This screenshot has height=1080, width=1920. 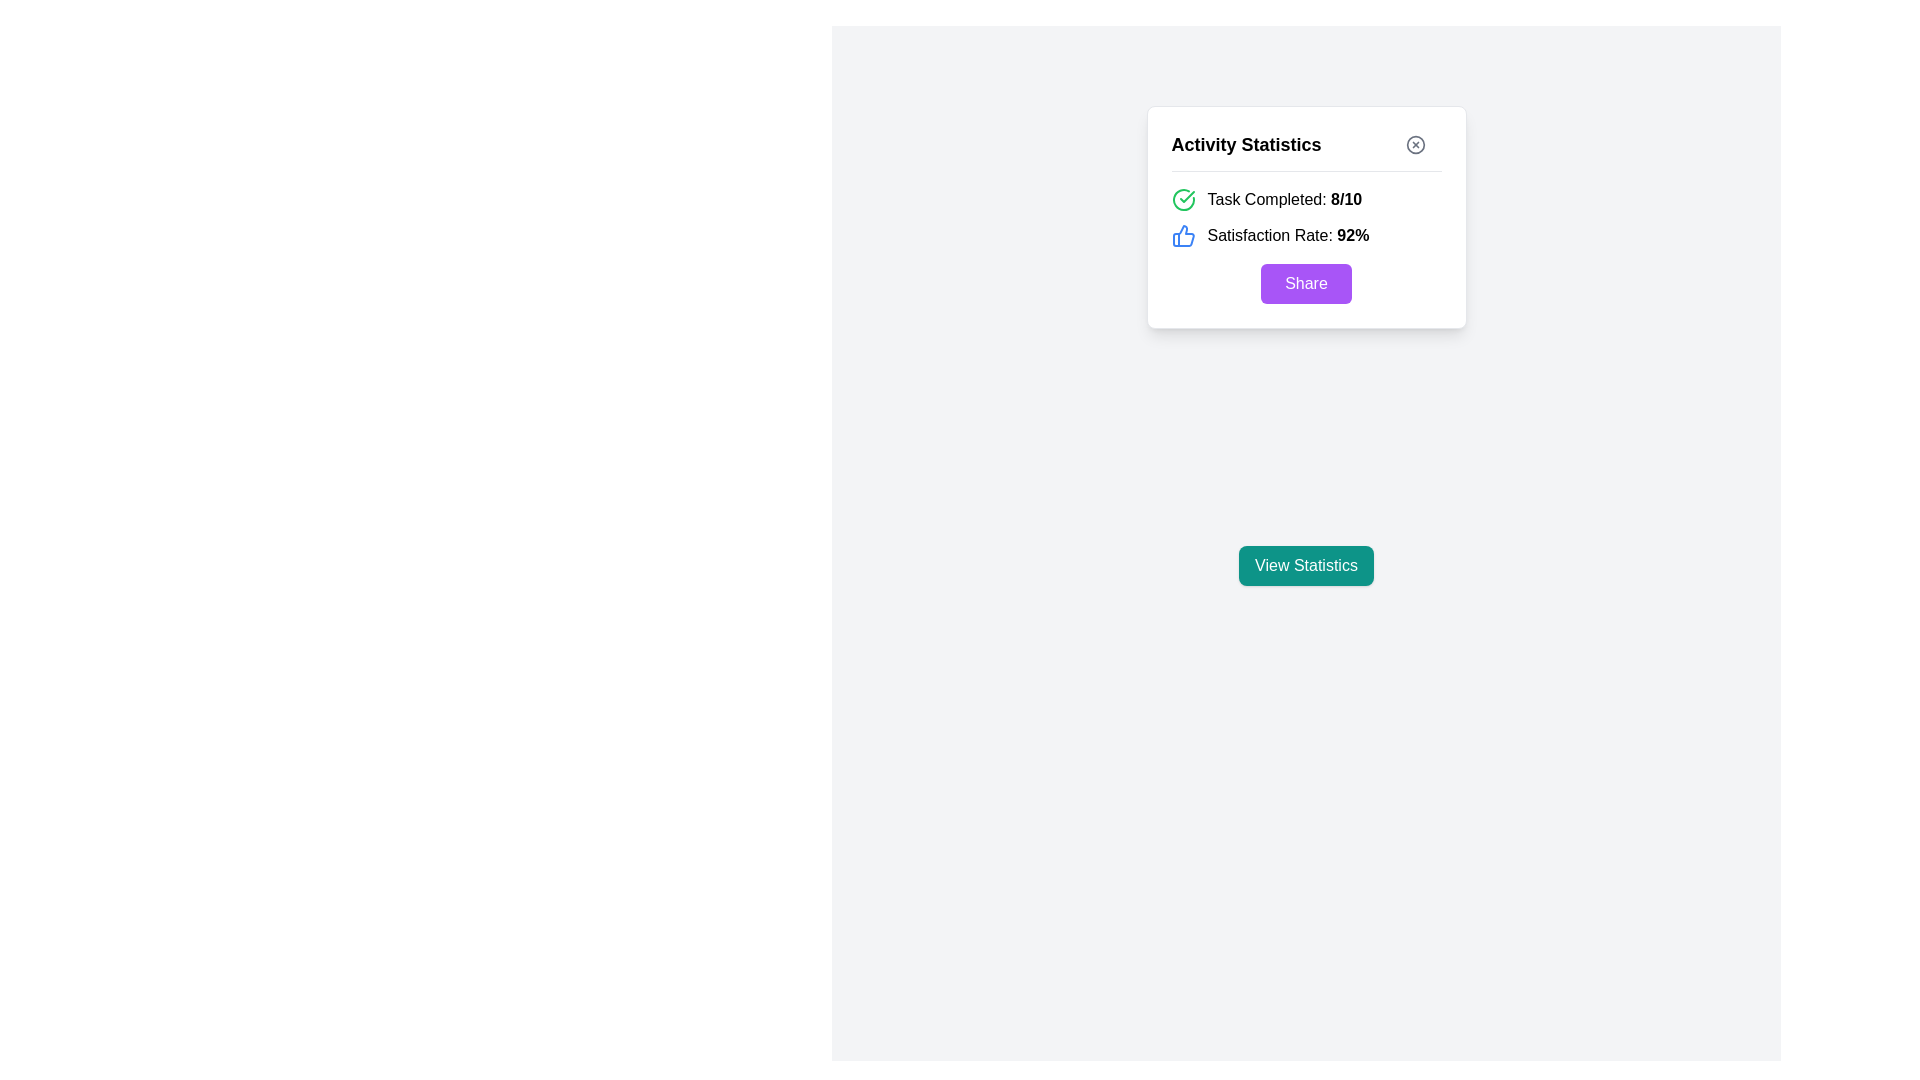 I want to click on the completion status icon located in the top-left corner of the white card labeled 'Activity Statistics', which is visually grouped with the text 'Task Completed: 8/10', so click(x=1183, y=200).